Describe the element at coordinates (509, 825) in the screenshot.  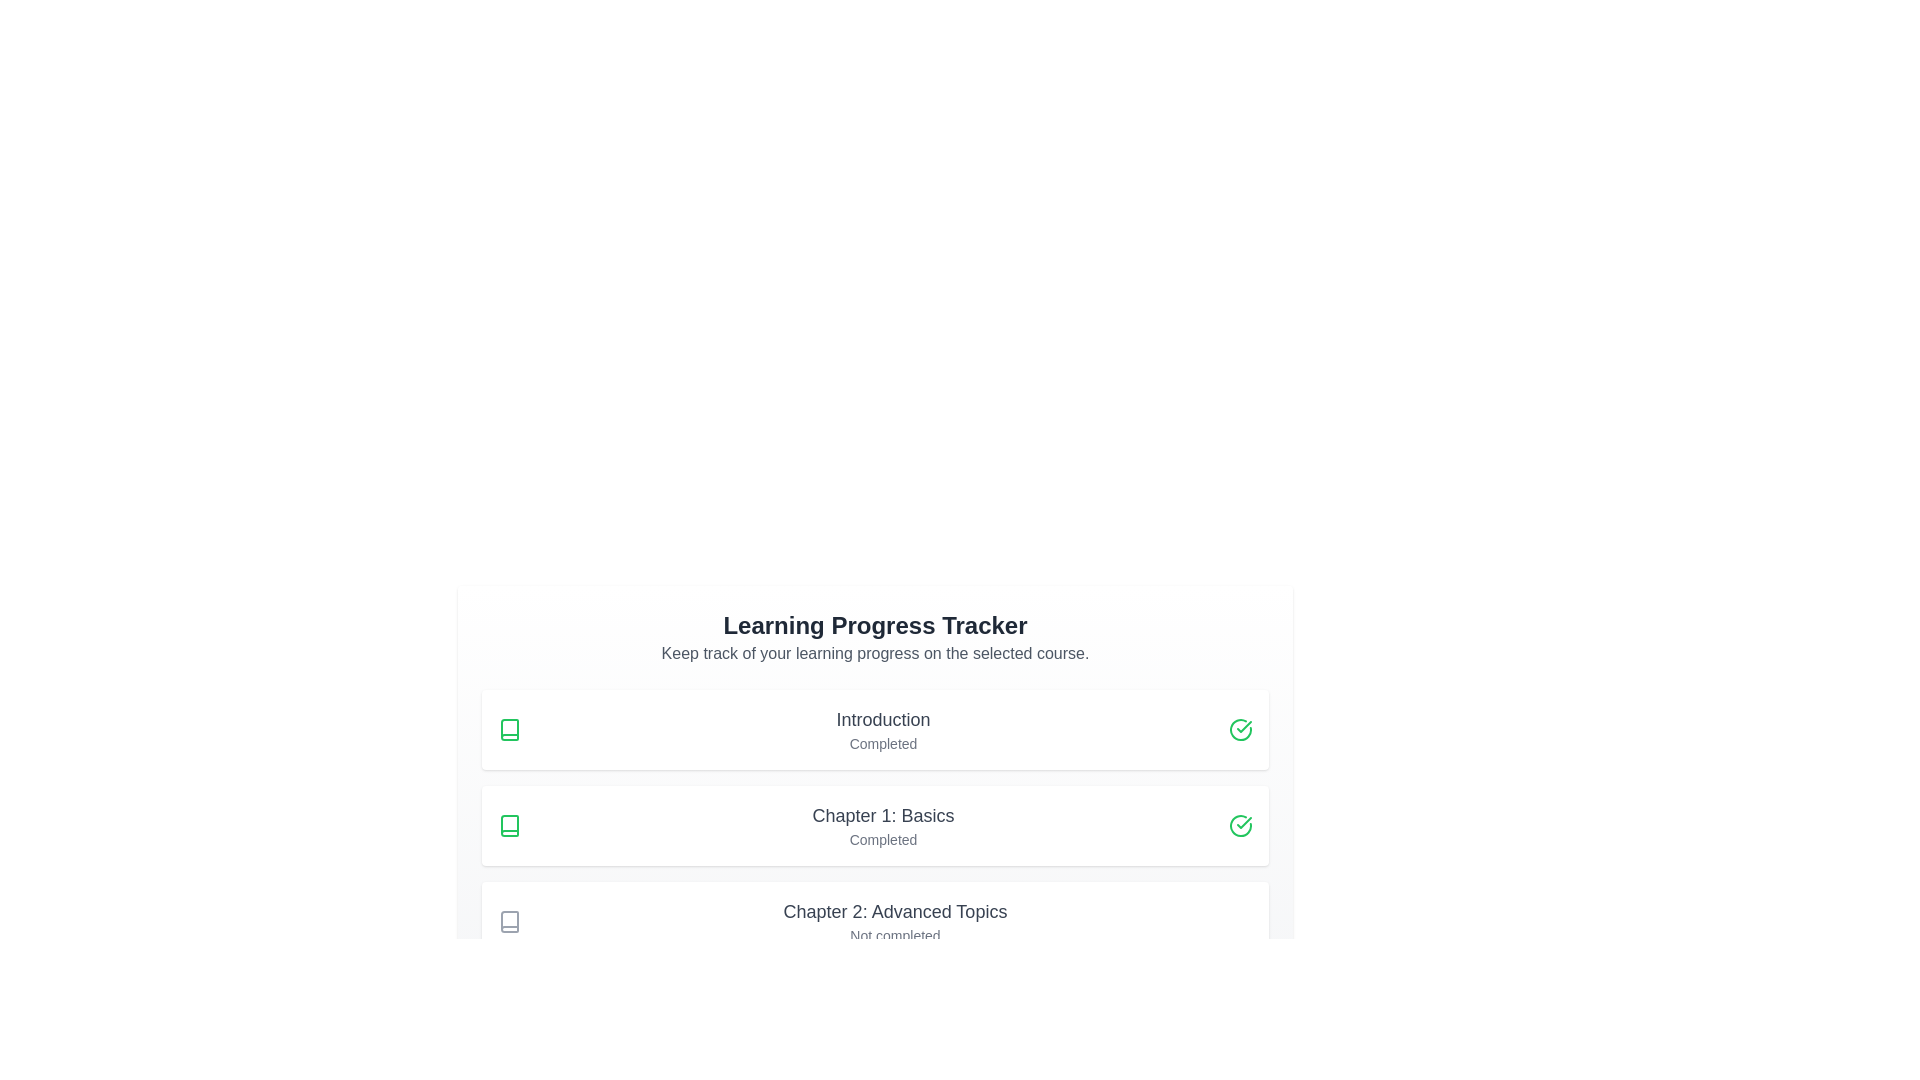
I see `the book icon that represents 'Chapter 1: Basics', which is the second indicator in its row and is located between 'Introduction' and 'Chapter 2: Advanced Topics'` at that location.